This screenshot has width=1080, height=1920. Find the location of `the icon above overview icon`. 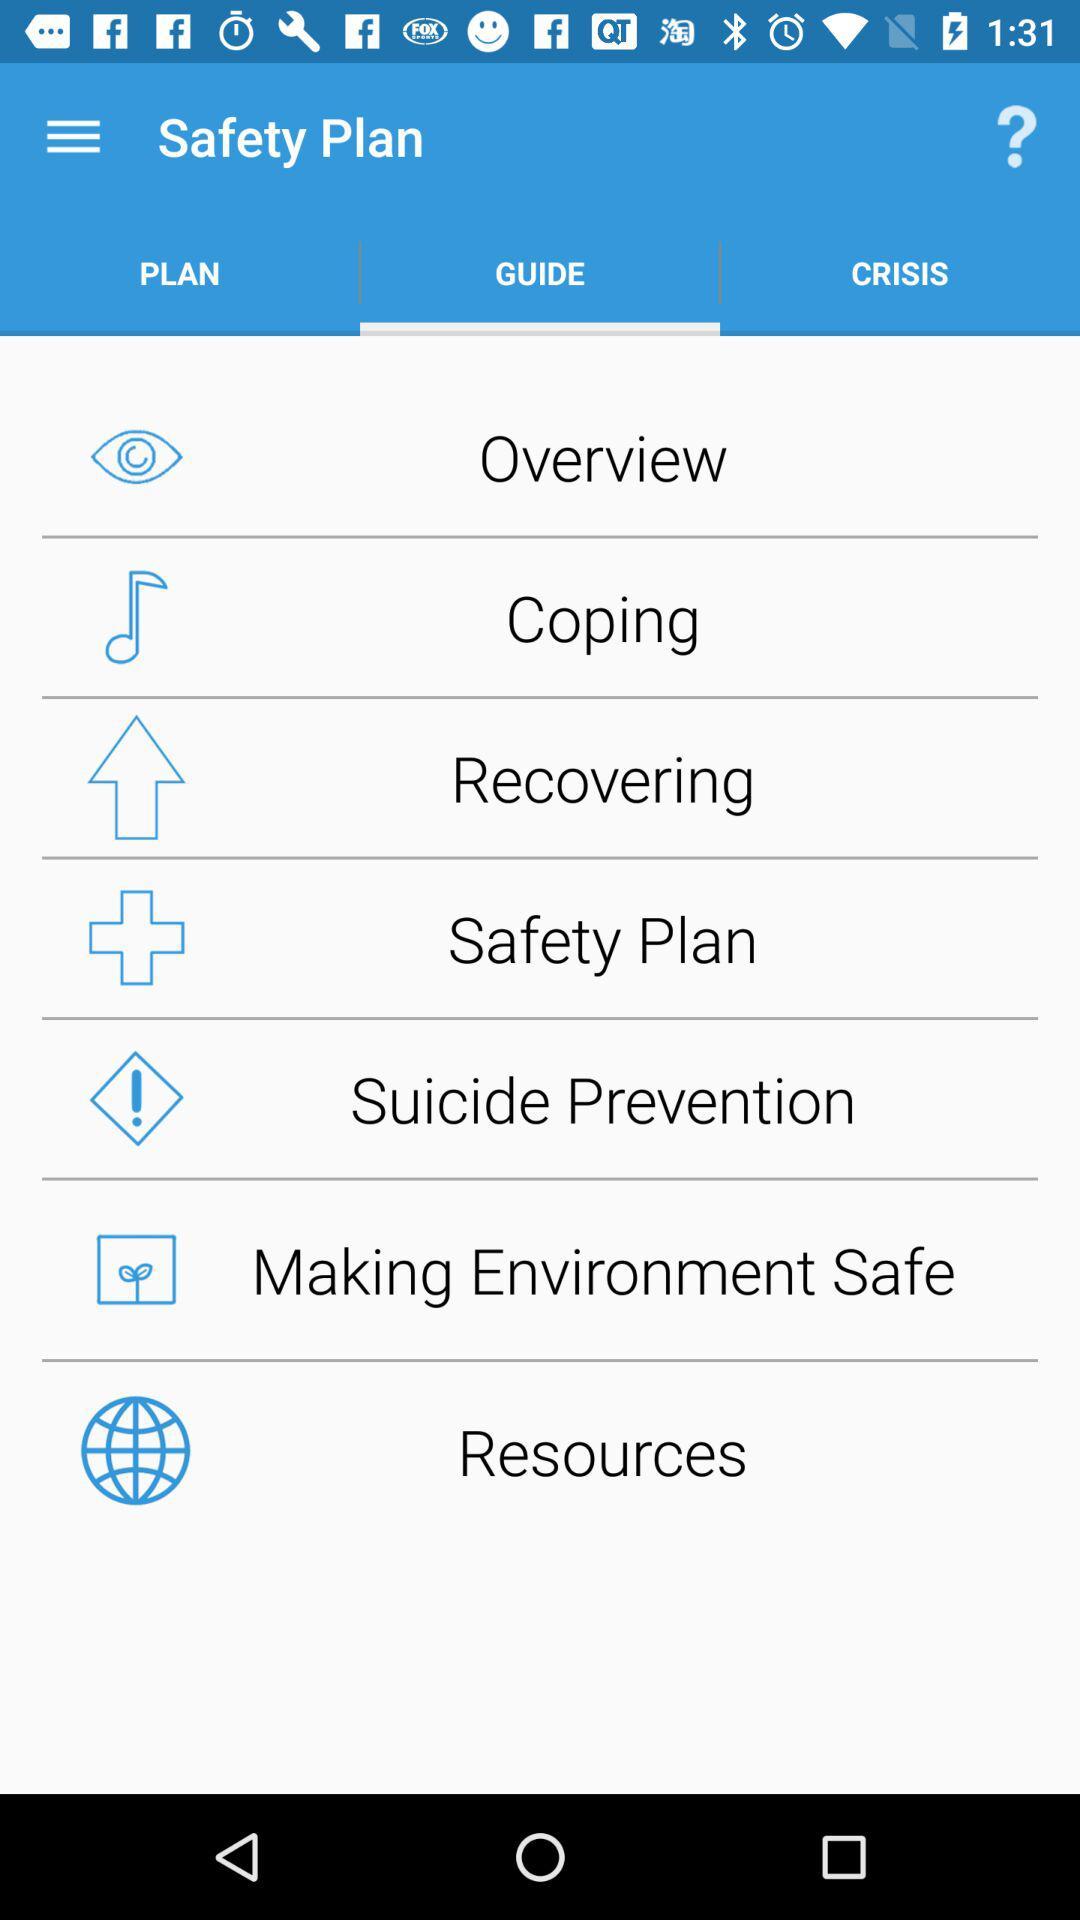

the icon above overview icon is located at coordinates (898, 272).